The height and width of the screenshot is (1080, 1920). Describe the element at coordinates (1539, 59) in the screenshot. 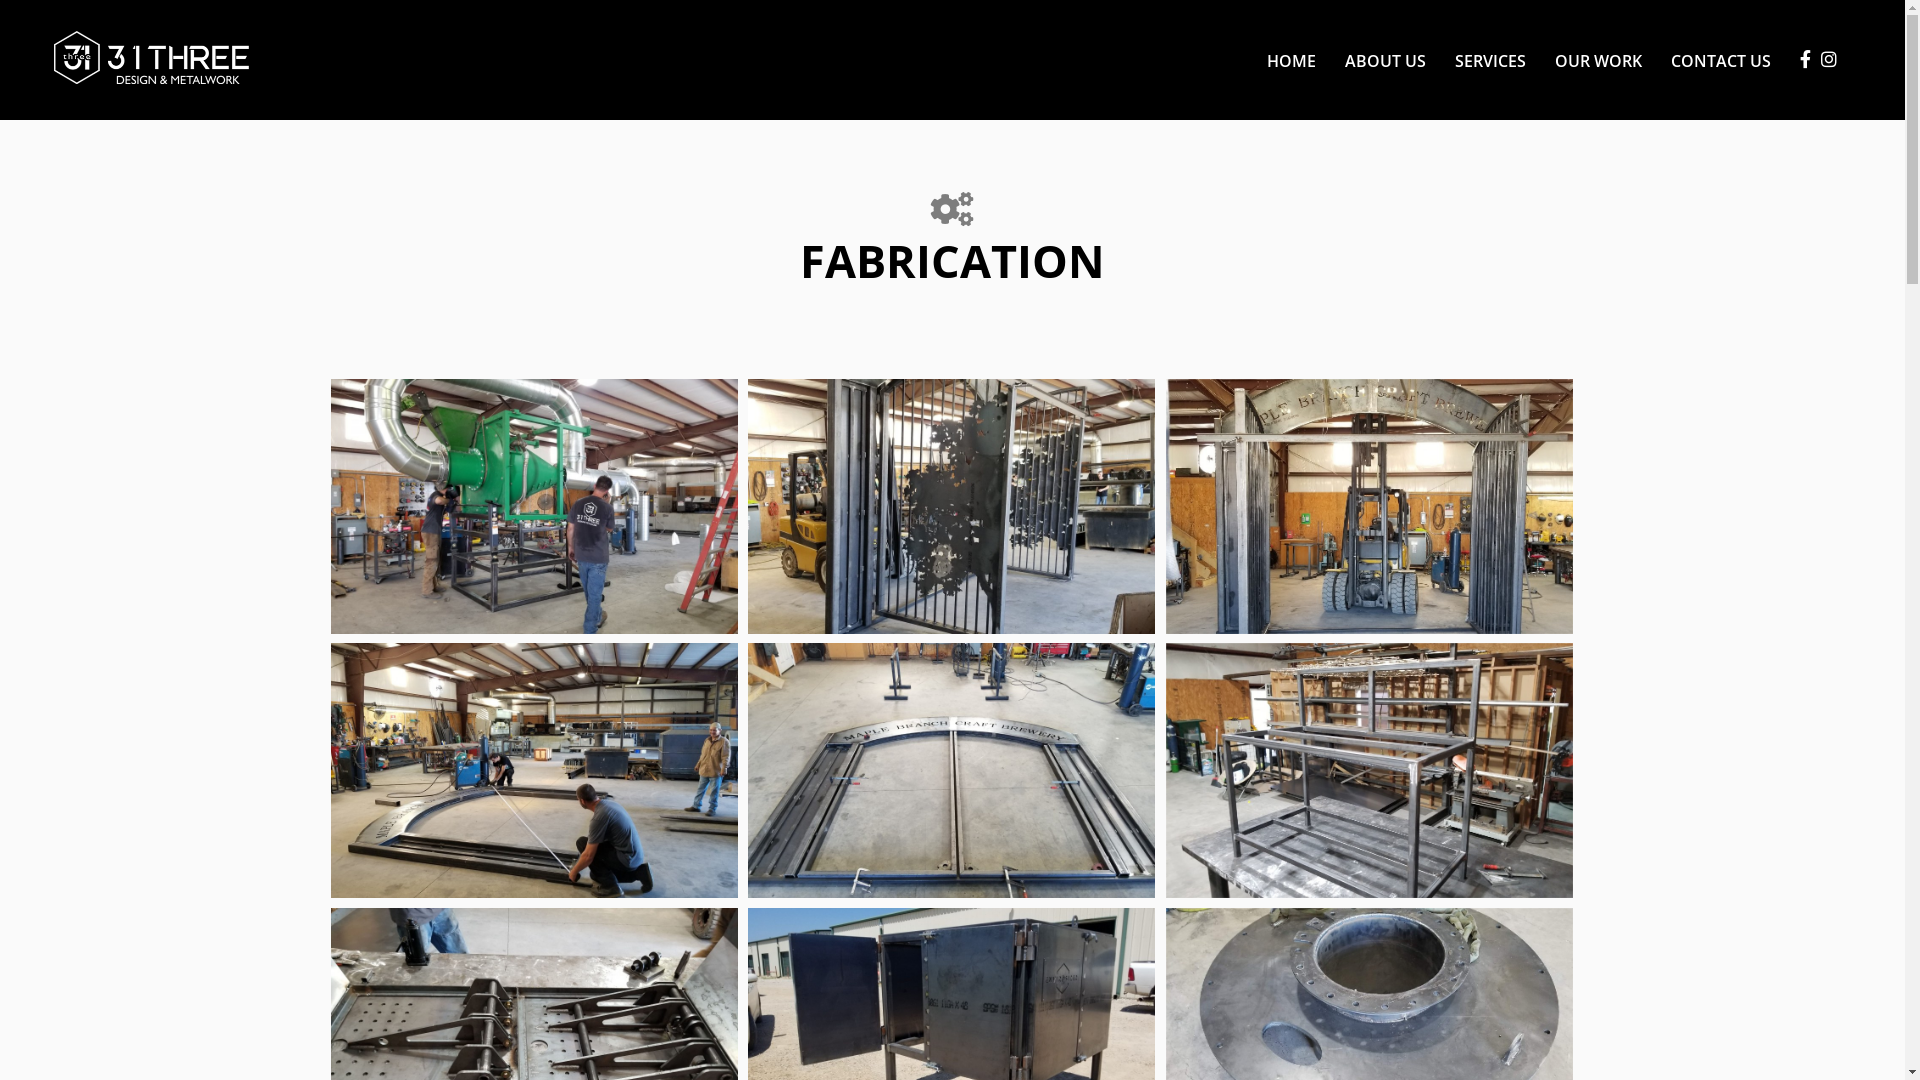

I see `'OUR WORK'` at that location.